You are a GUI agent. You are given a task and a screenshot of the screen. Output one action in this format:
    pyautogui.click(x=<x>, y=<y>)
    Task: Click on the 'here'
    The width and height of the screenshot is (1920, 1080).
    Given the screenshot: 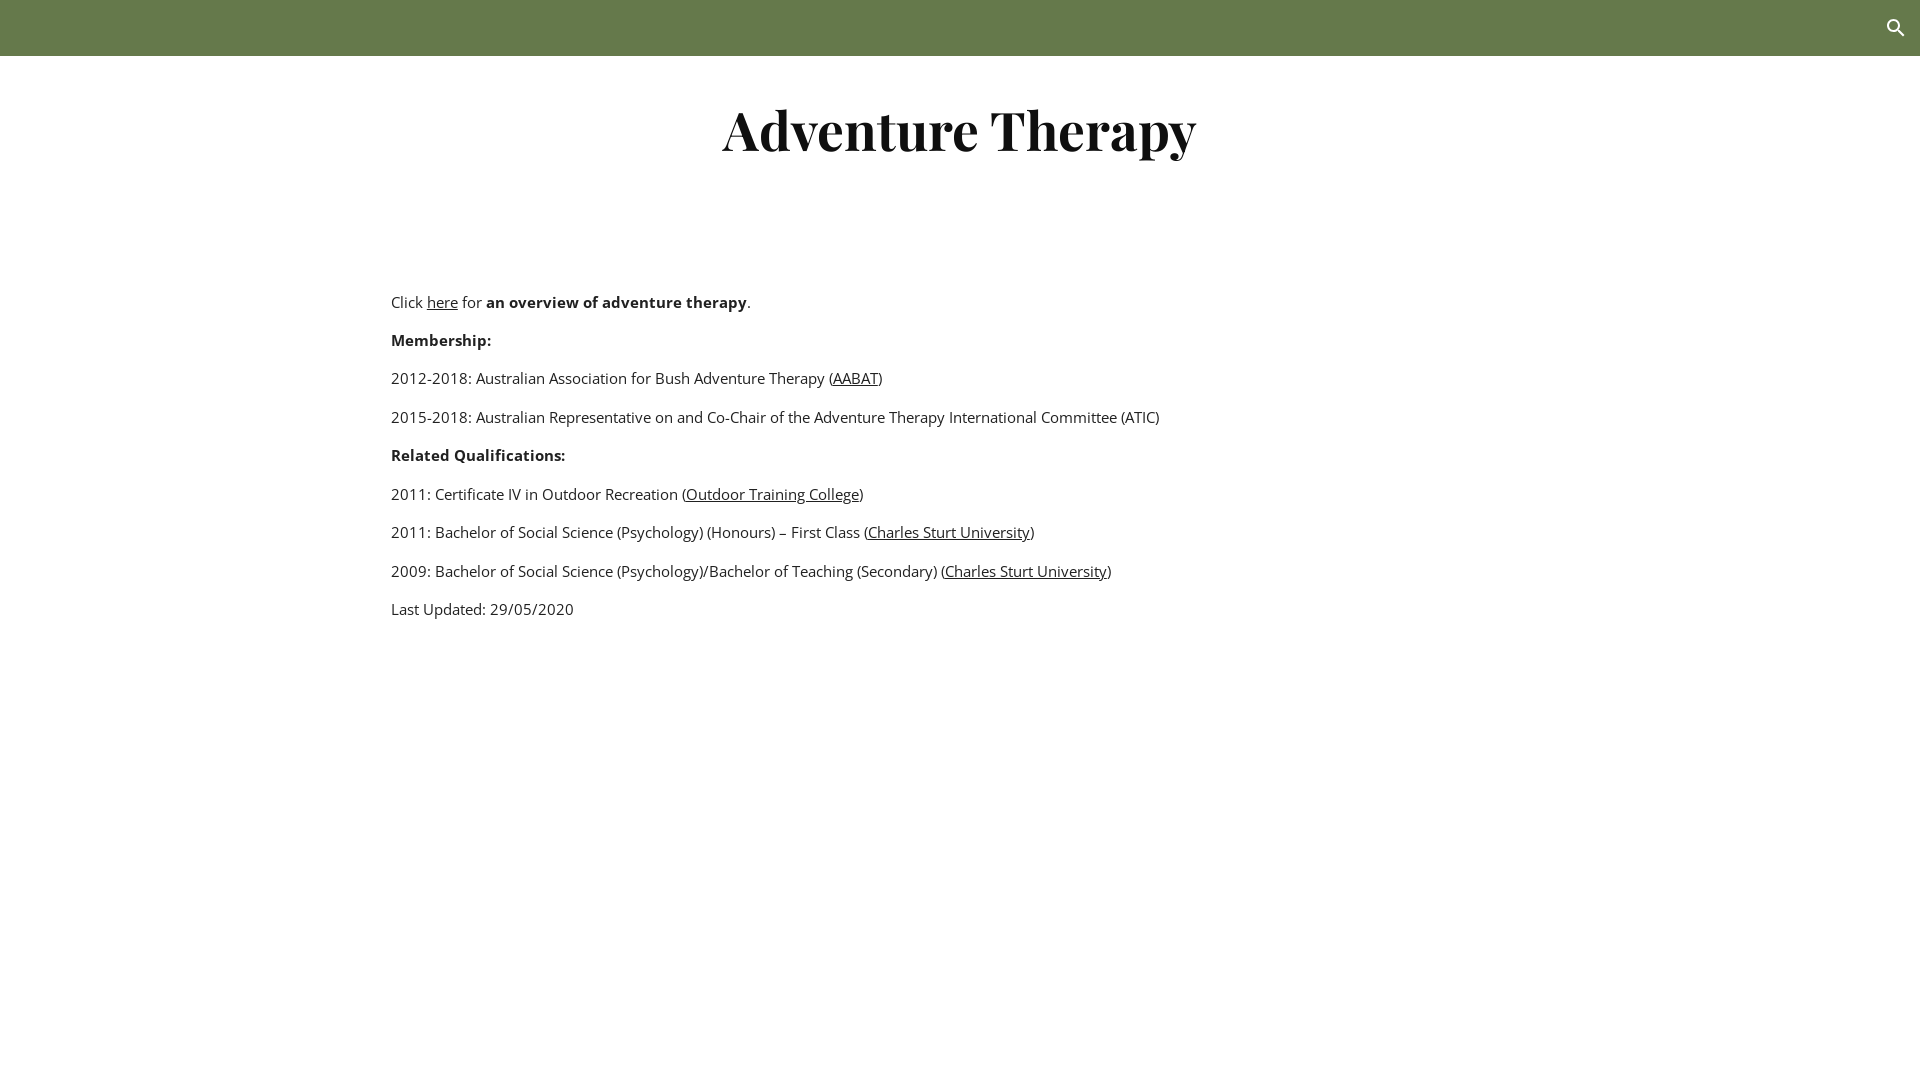 What is the action you would take?
    pyautogui.click(x=441, y=301)
    